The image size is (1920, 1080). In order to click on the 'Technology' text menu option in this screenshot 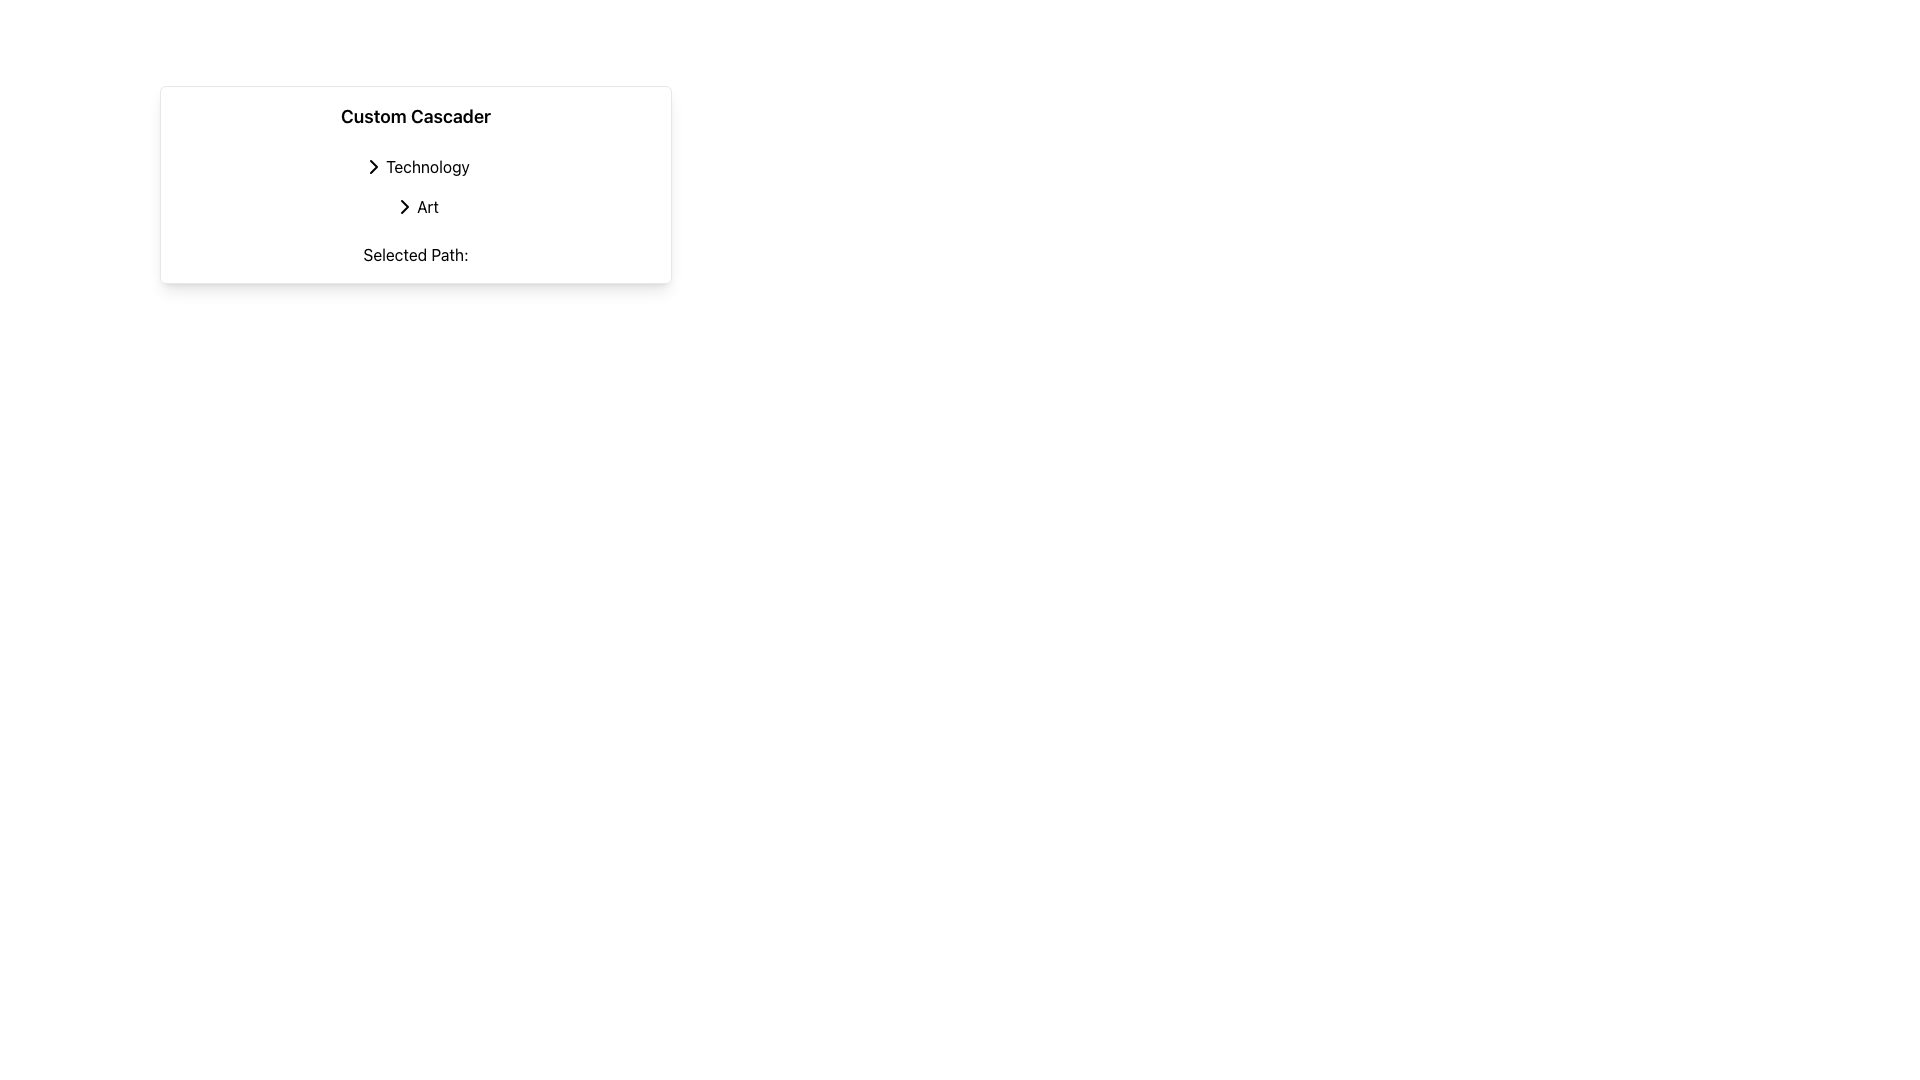, I will do `click(426, 165)`.